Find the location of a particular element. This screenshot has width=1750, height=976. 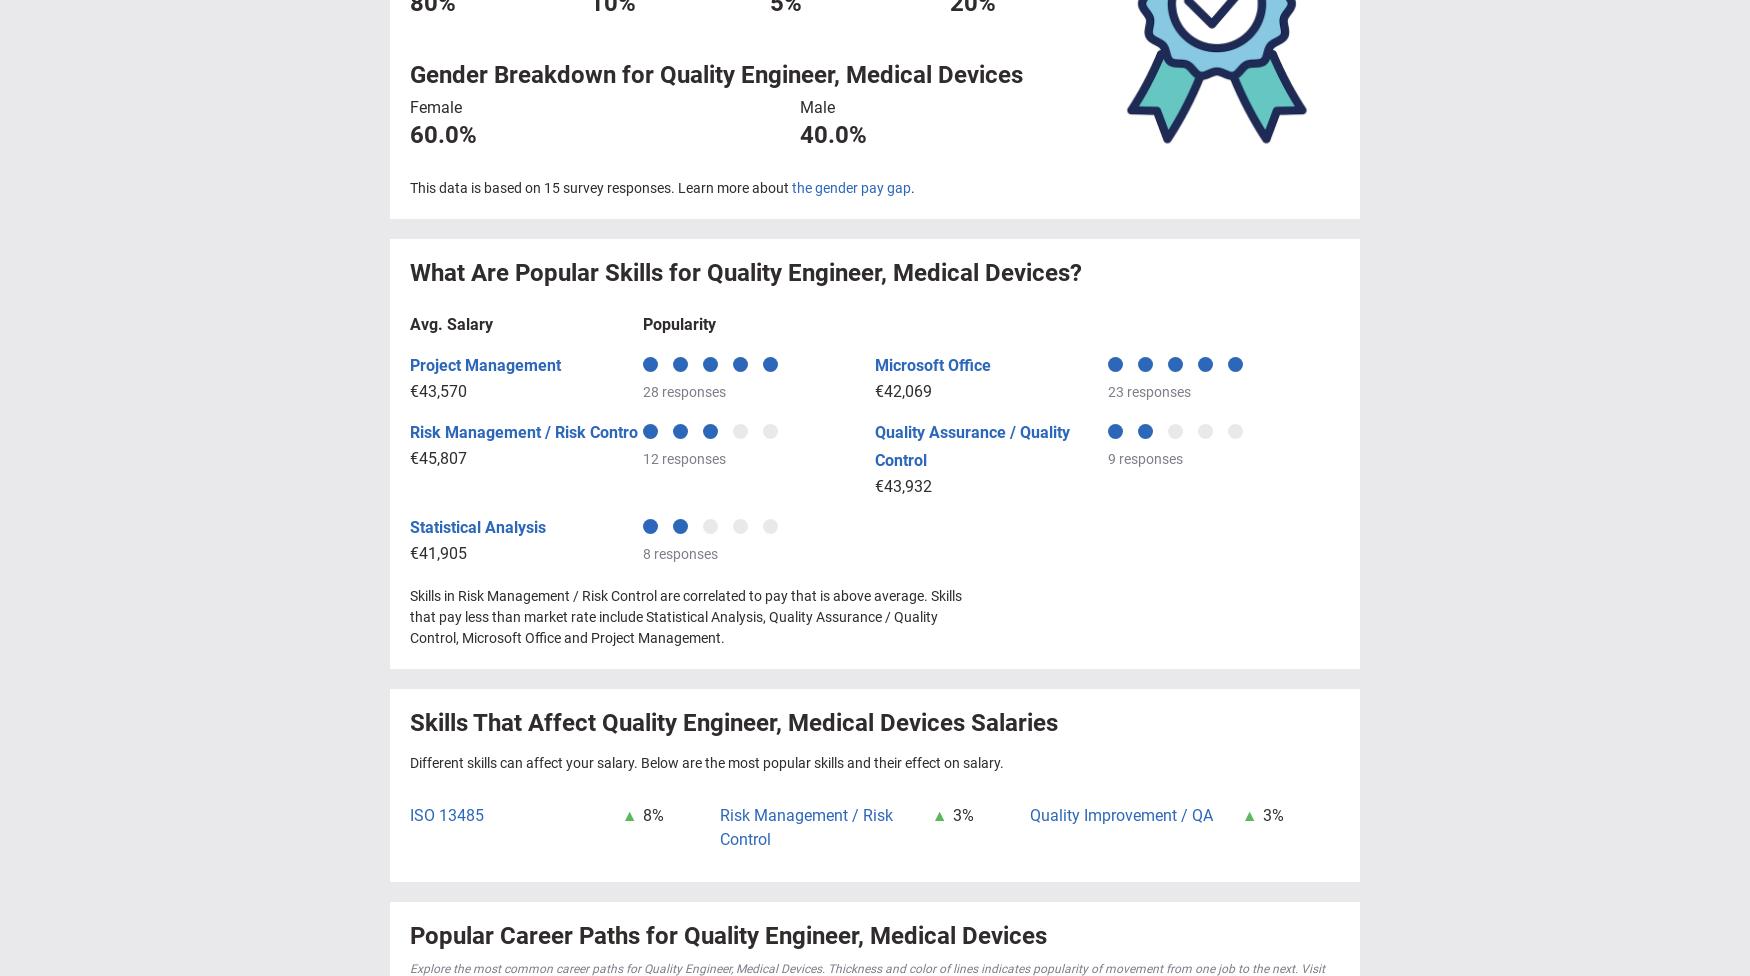

'What Are Popular Skills for' is located at coordinates (557, 272).